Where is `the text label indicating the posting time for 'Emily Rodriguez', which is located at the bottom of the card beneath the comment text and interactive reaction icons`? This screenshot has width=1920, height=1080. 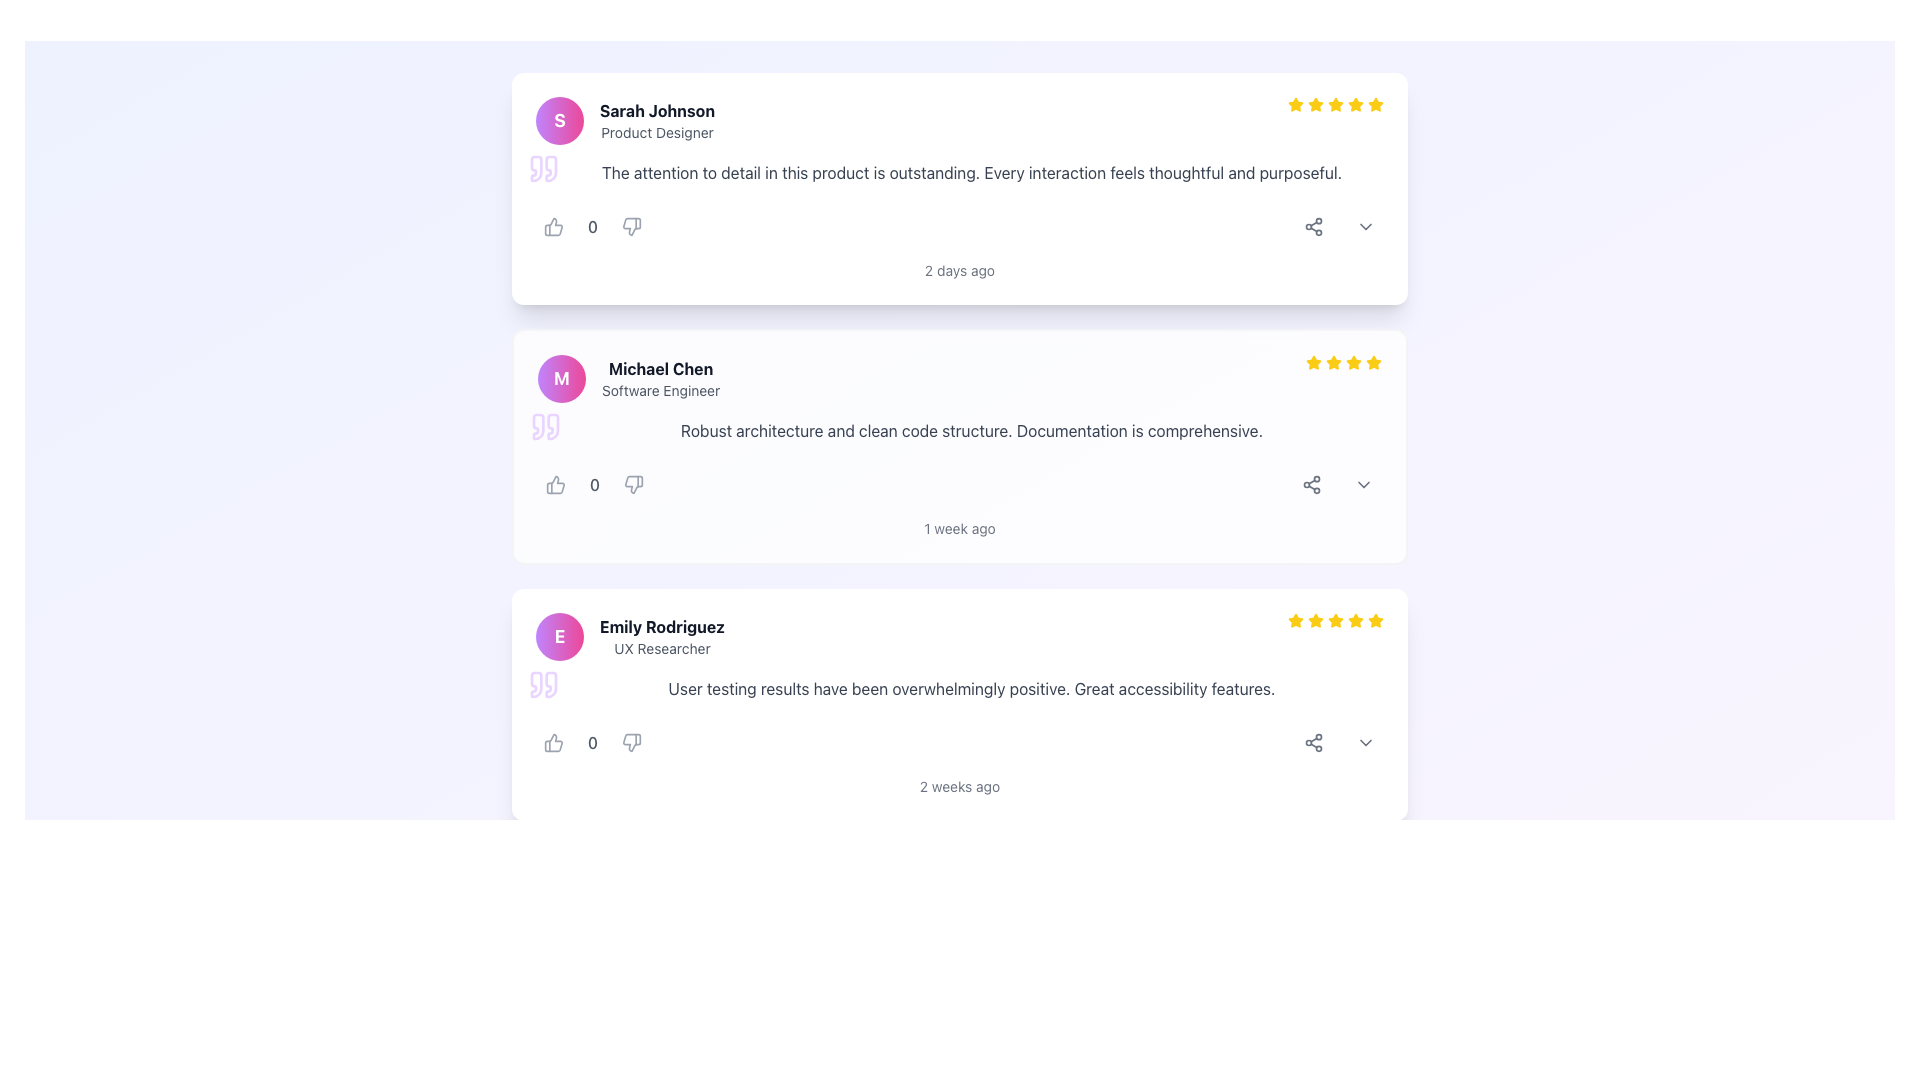 the text label indicating the posting time for 'Emily Rodriguez', which is located at the bottom of the card beneath the comment text and interactive reaction icons is located at coordinates (960, 785).